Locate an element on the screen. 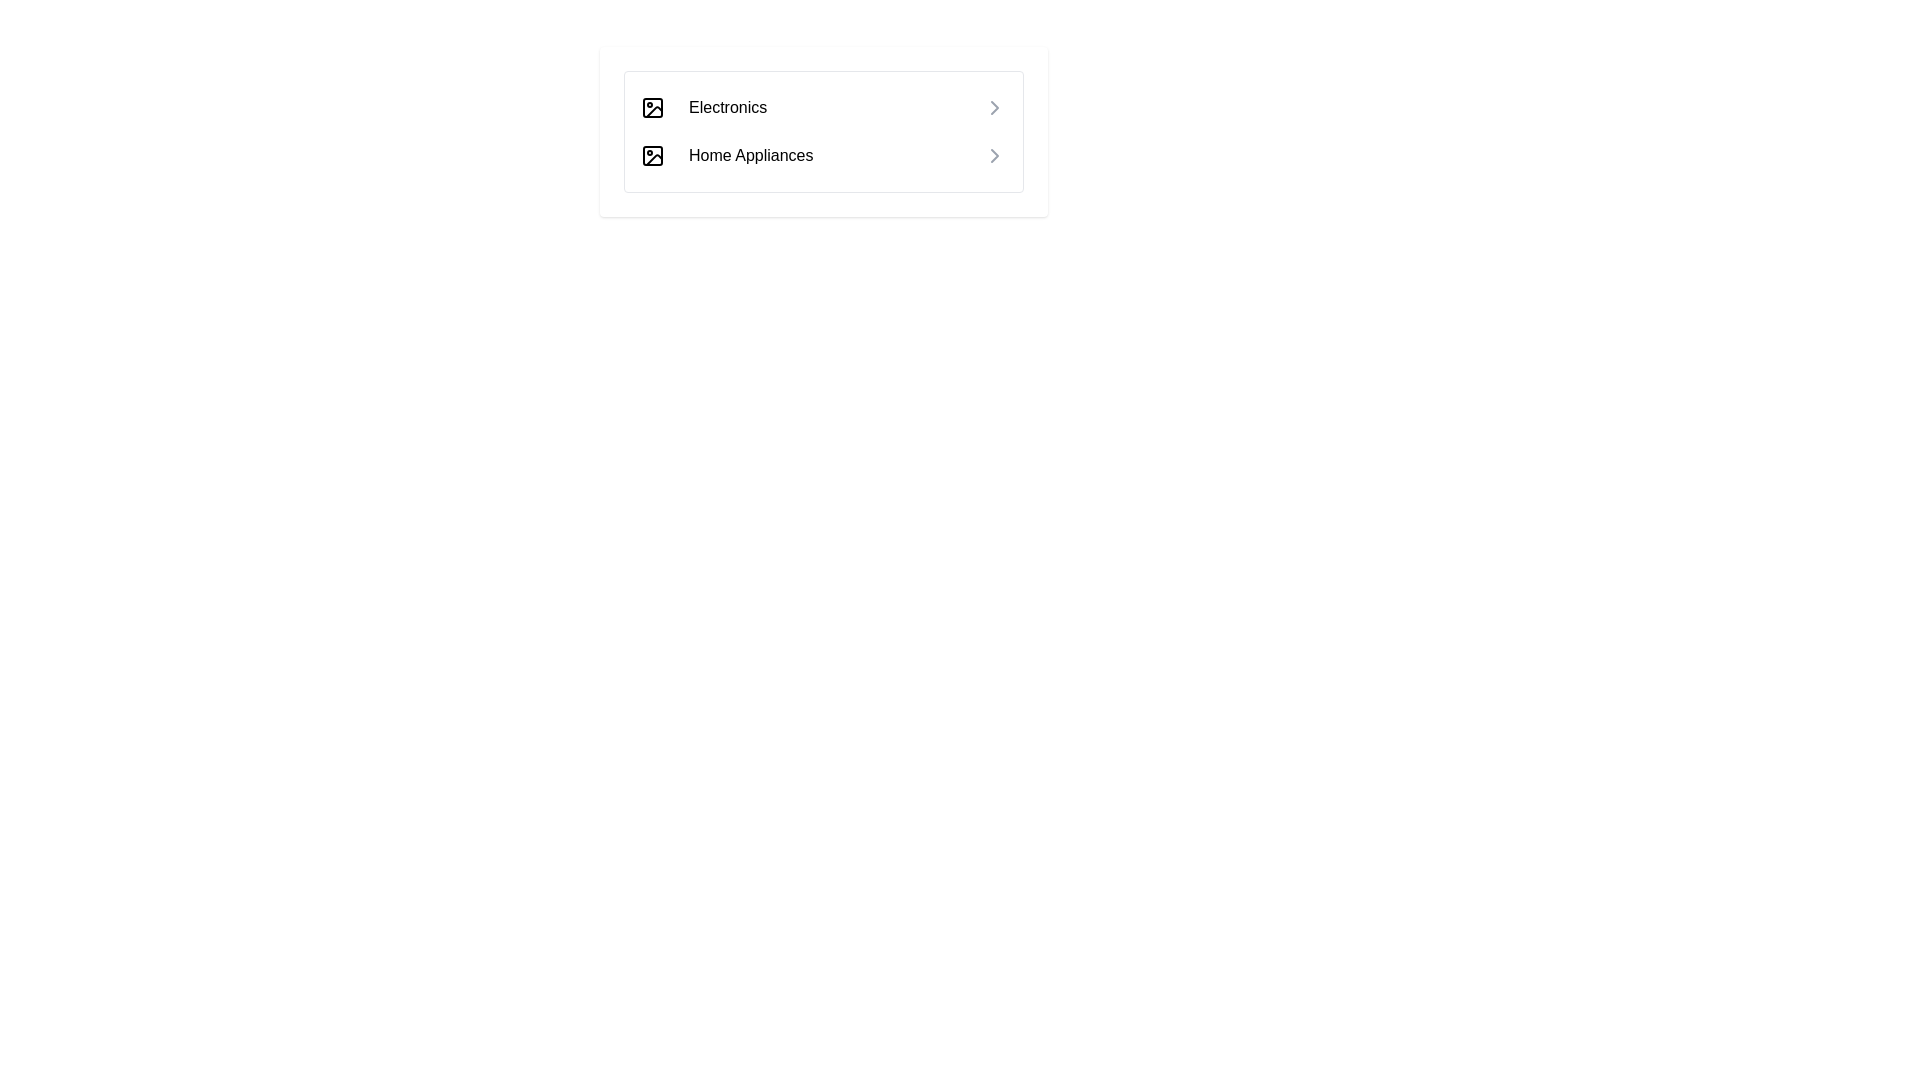  the rightward-facing chevron SVG icon next to the 'Electronics' option is located at coordinates (994, 108).